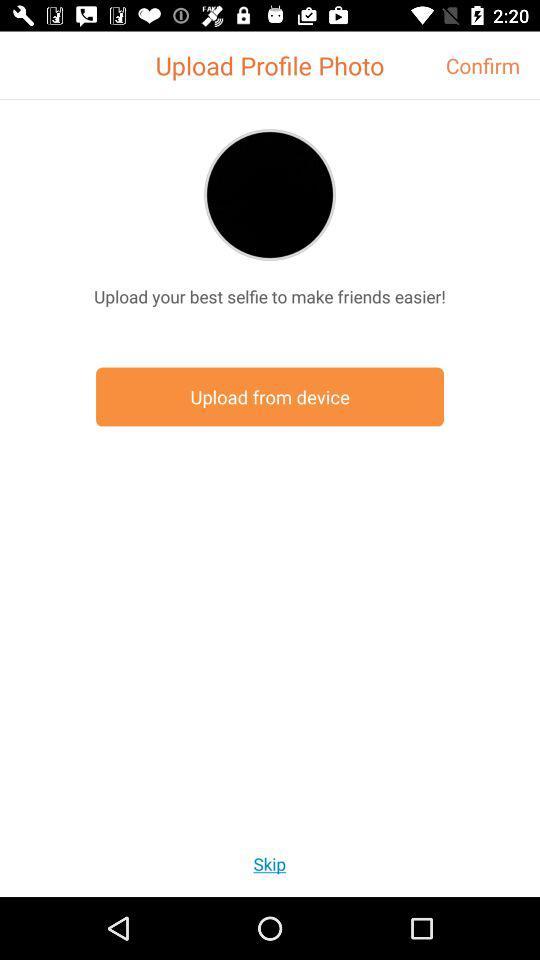 Image resolution: width=540 pixels, height=960 pixels. I want to click on the upload your best app, so click(270, 295).